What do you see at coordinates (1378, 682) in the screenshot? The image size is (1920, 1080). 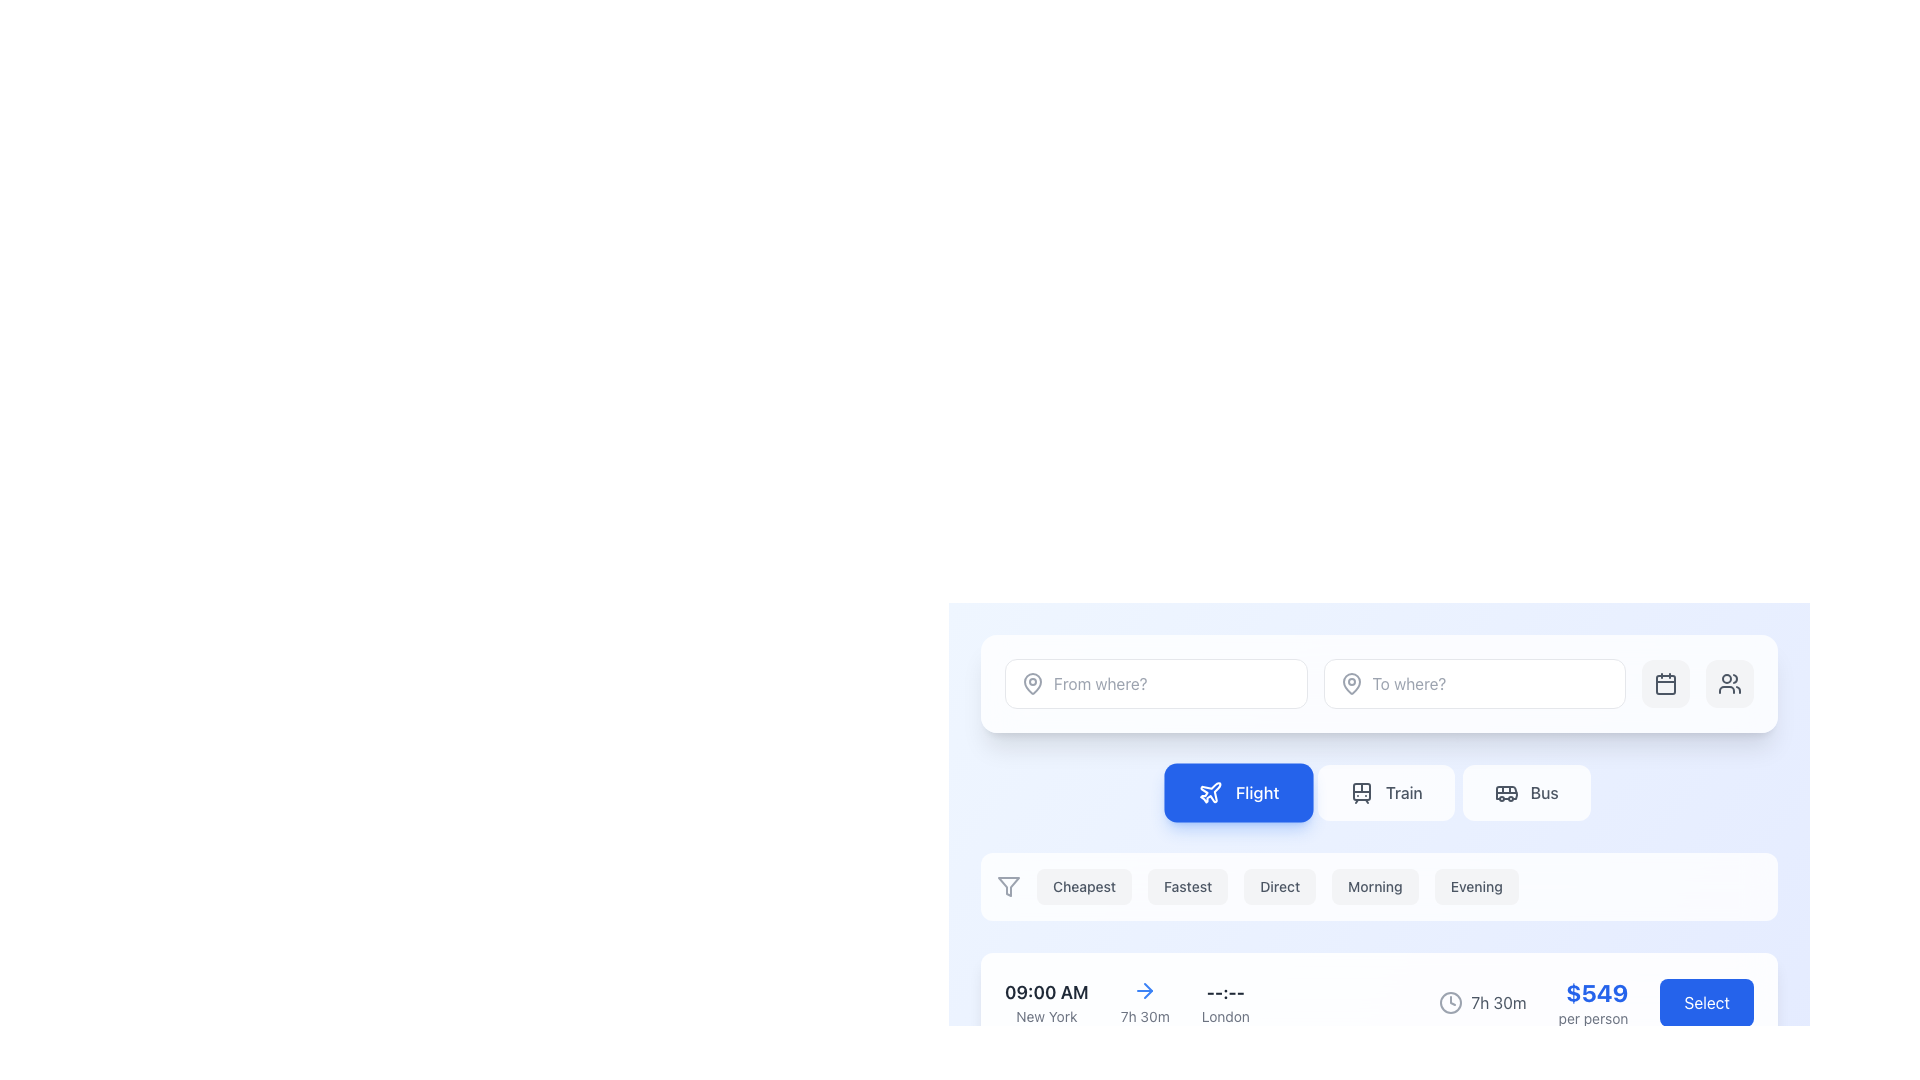 I see `the composite input form` at bounding box center [1378, 682].